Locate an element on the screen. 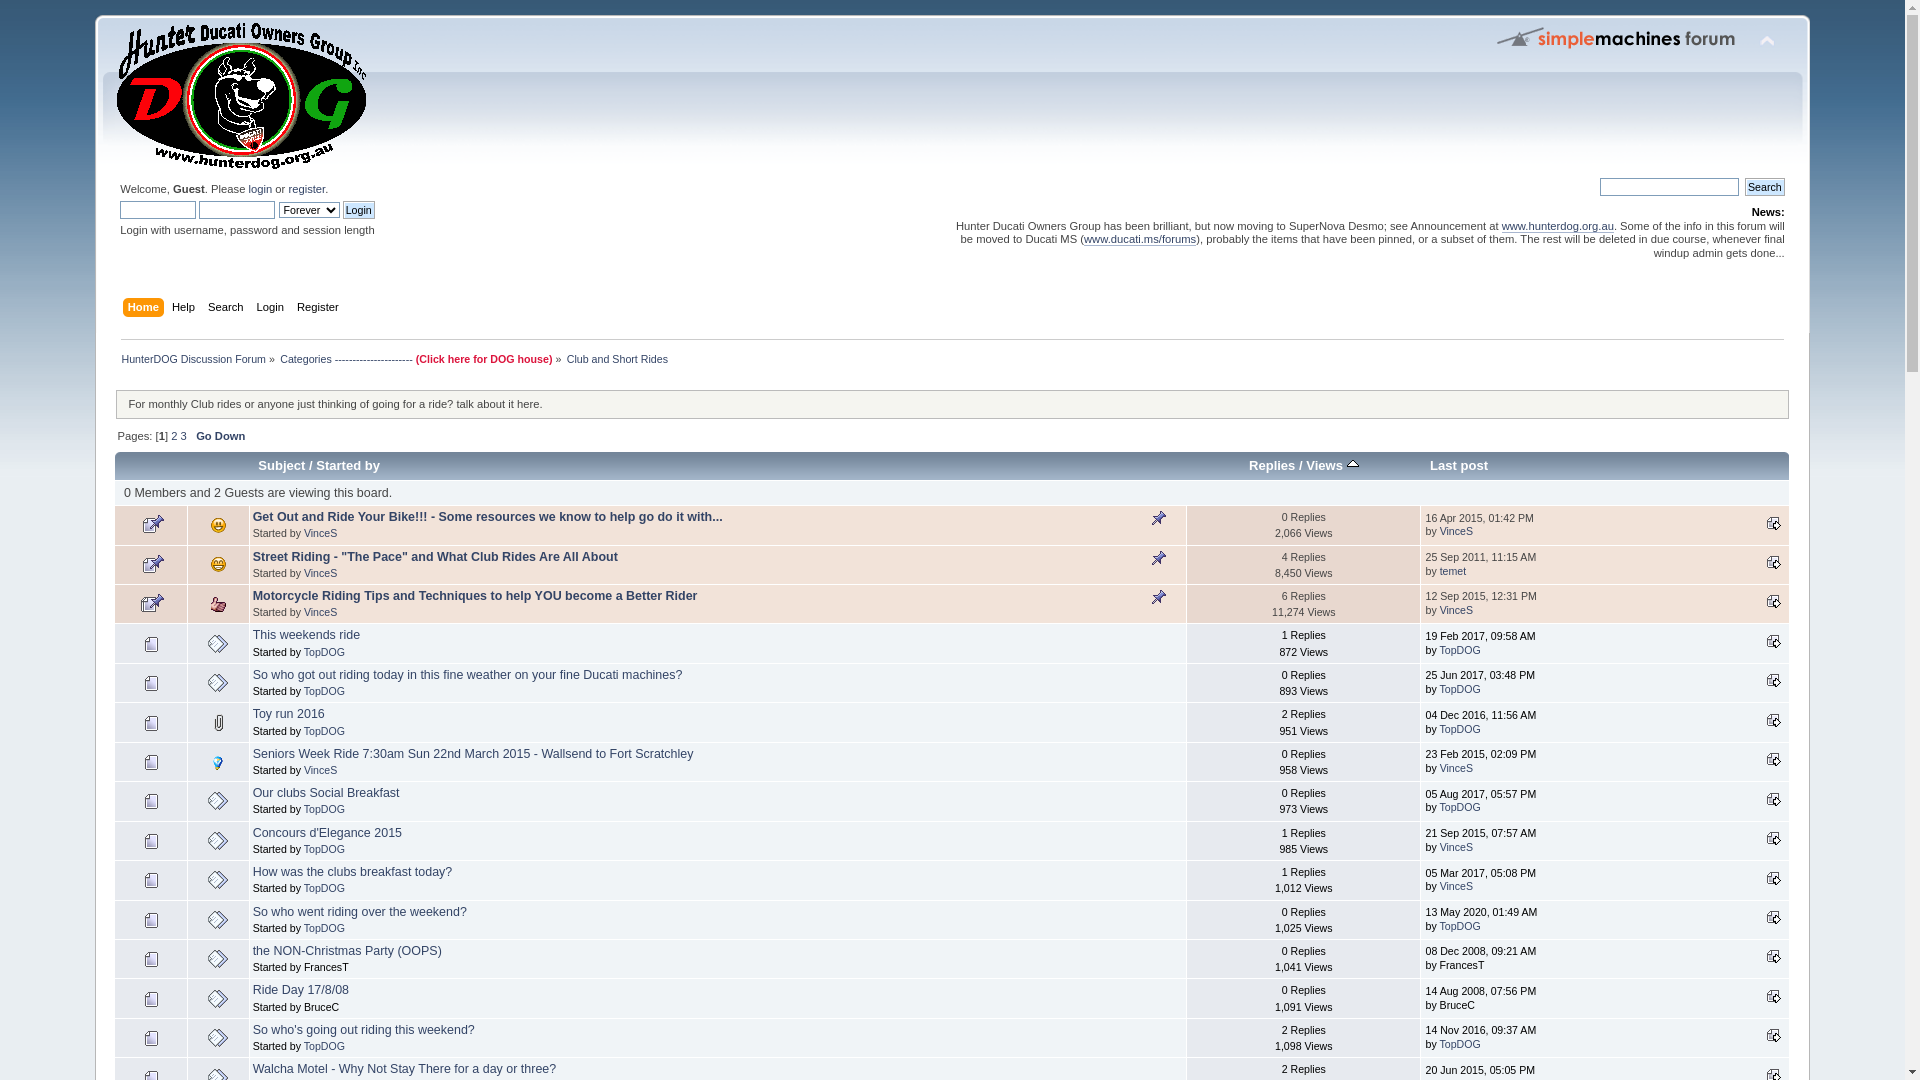 This screenshot has width=1920, height=1080. 'Simple Machines Forum' is located at coordinates (1617, 37).